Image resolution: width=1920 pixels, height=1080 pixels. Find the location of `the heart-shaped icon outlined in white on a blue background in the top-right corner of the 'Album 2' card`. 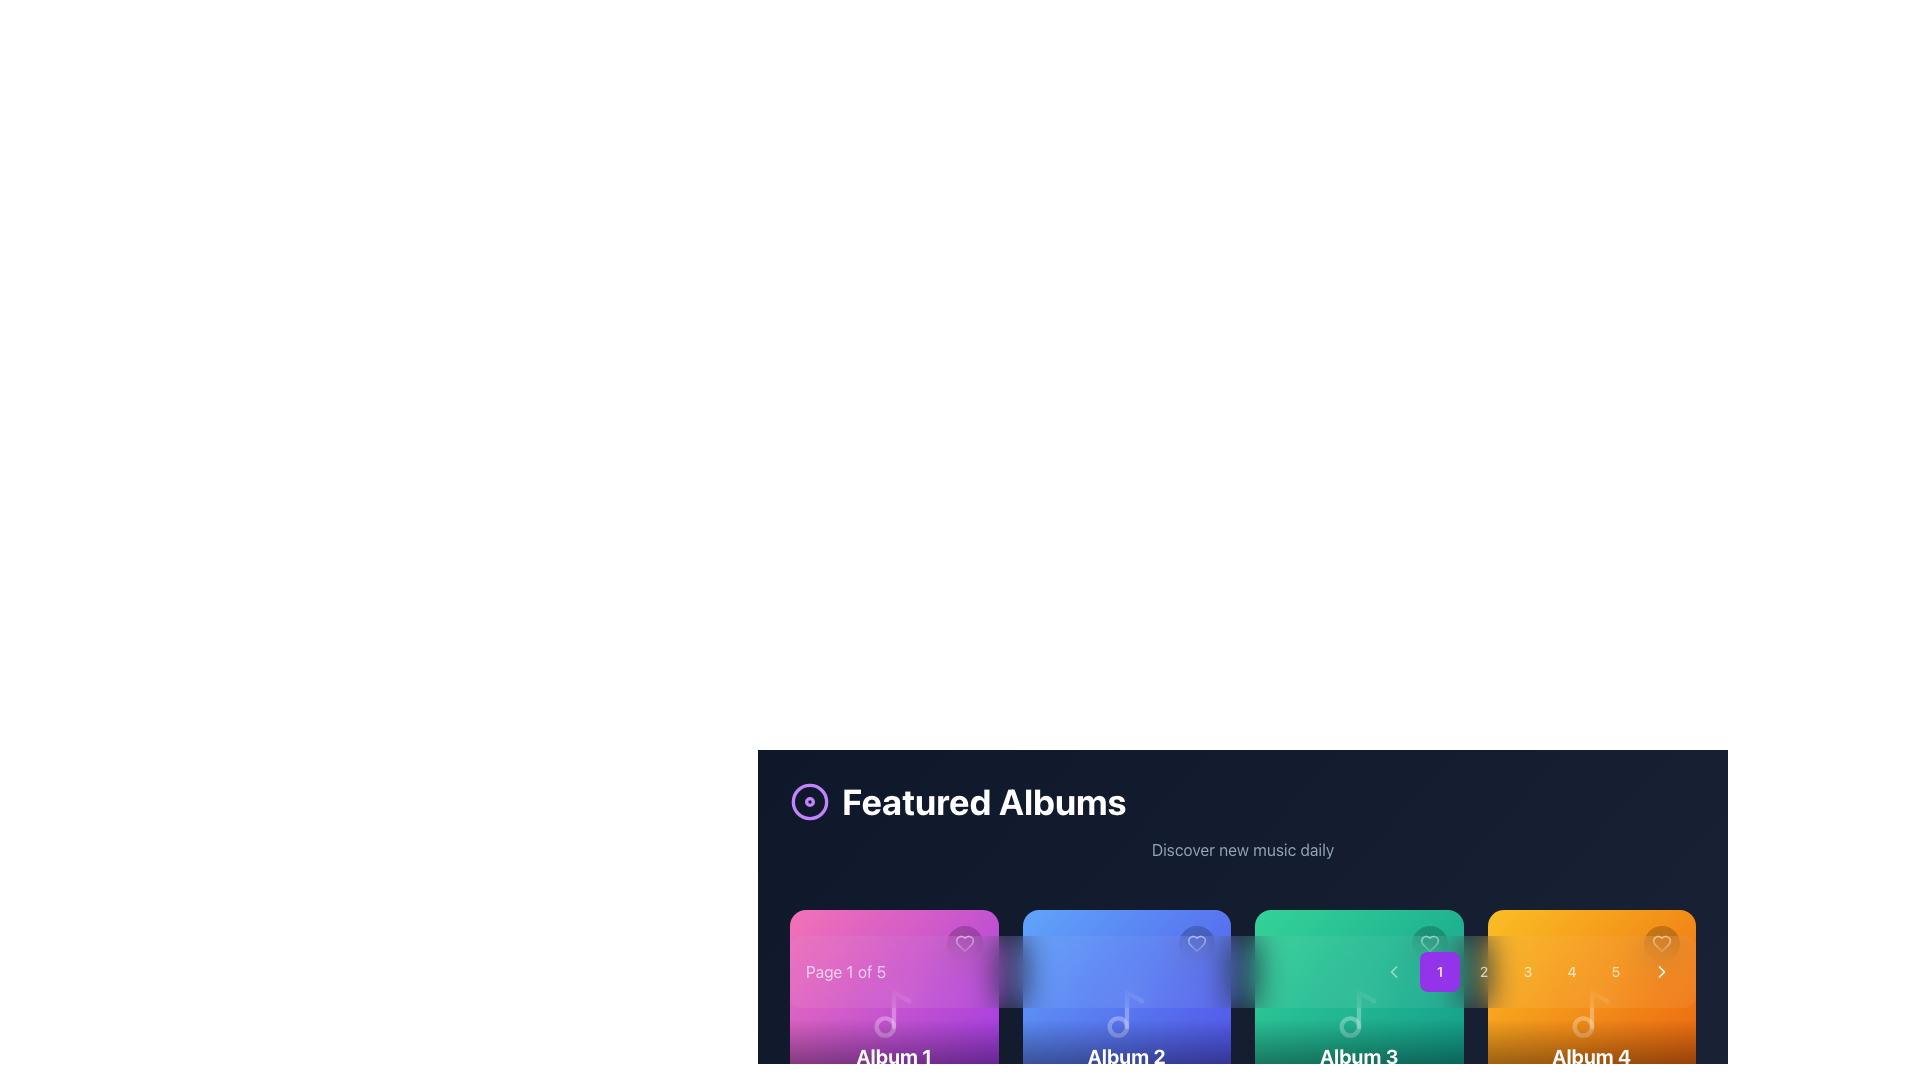

the heart-shaped icon outlined in white on a blue background in the top-right corner of the 'Album 2' card is located at coordinates (1196, 944).